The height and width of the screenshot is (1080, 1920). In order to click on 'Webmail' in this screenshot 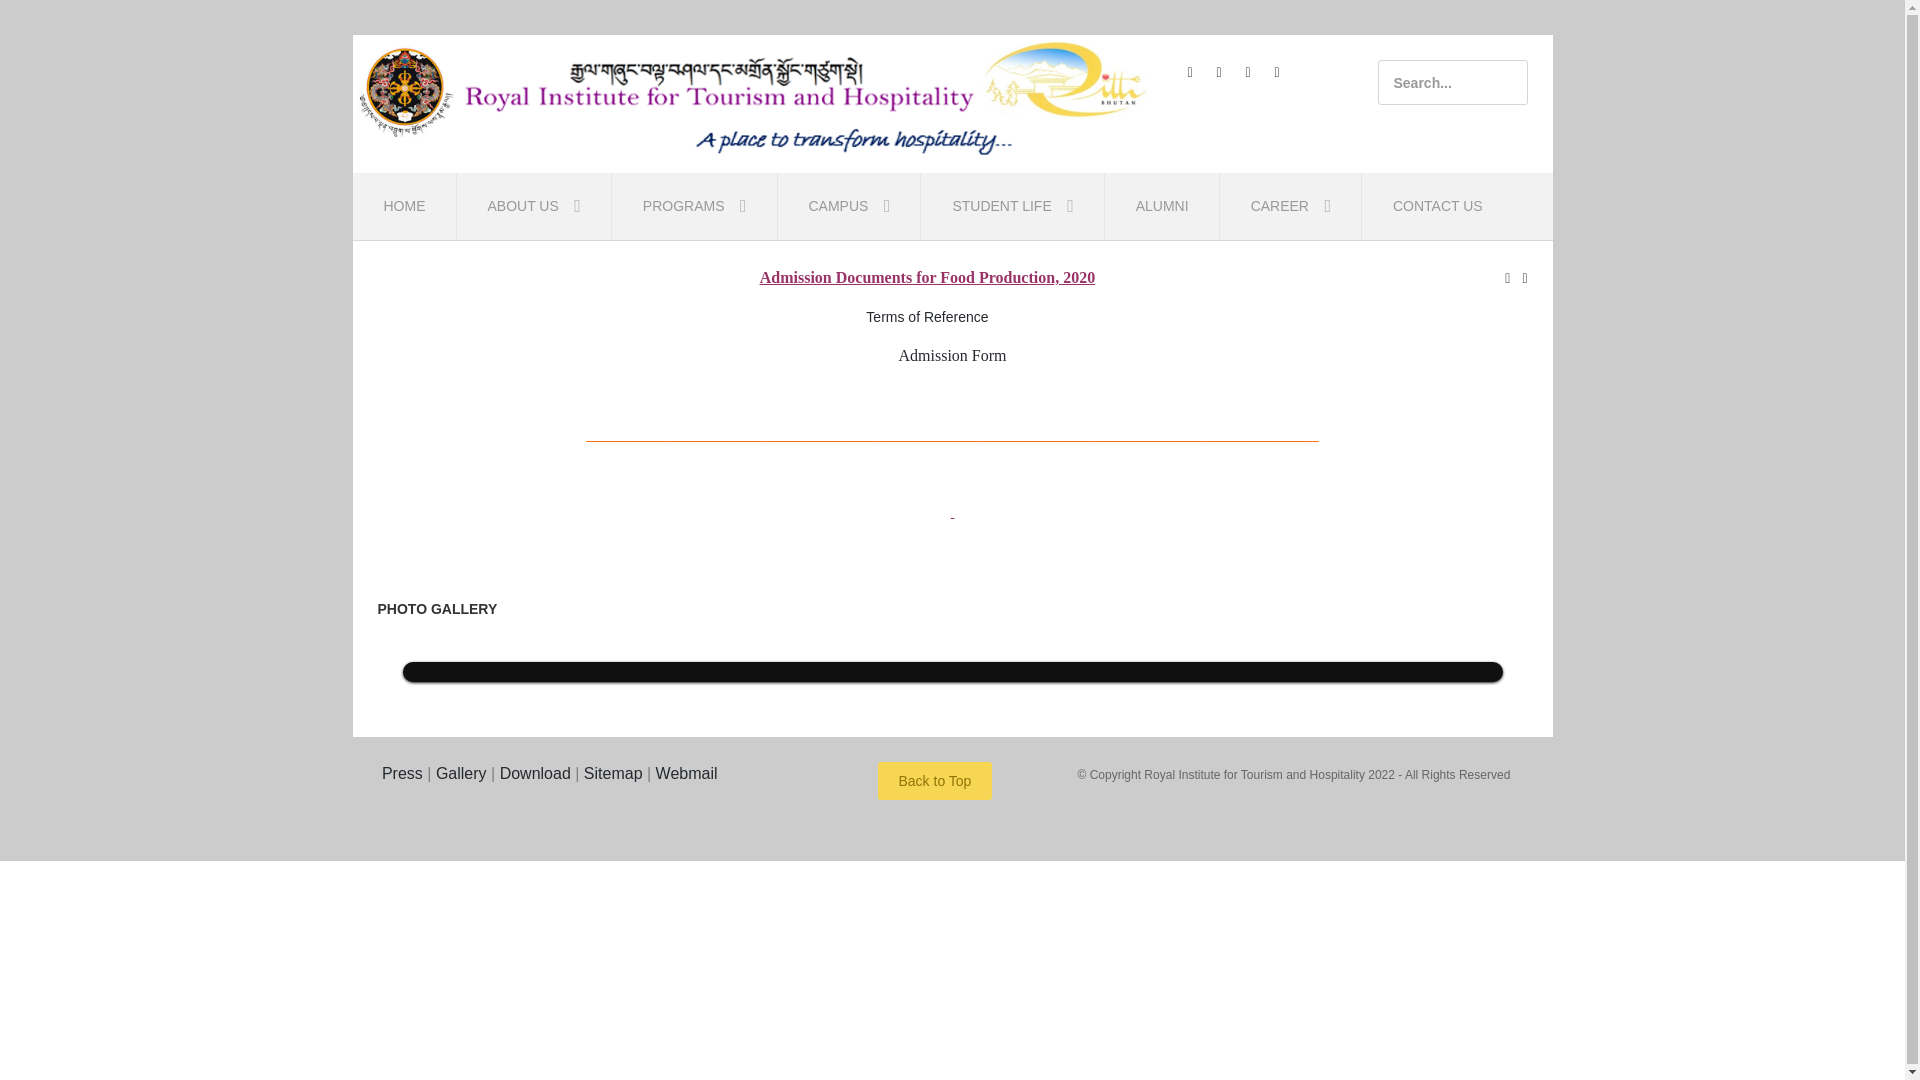, I will do `click(686, 772)`.